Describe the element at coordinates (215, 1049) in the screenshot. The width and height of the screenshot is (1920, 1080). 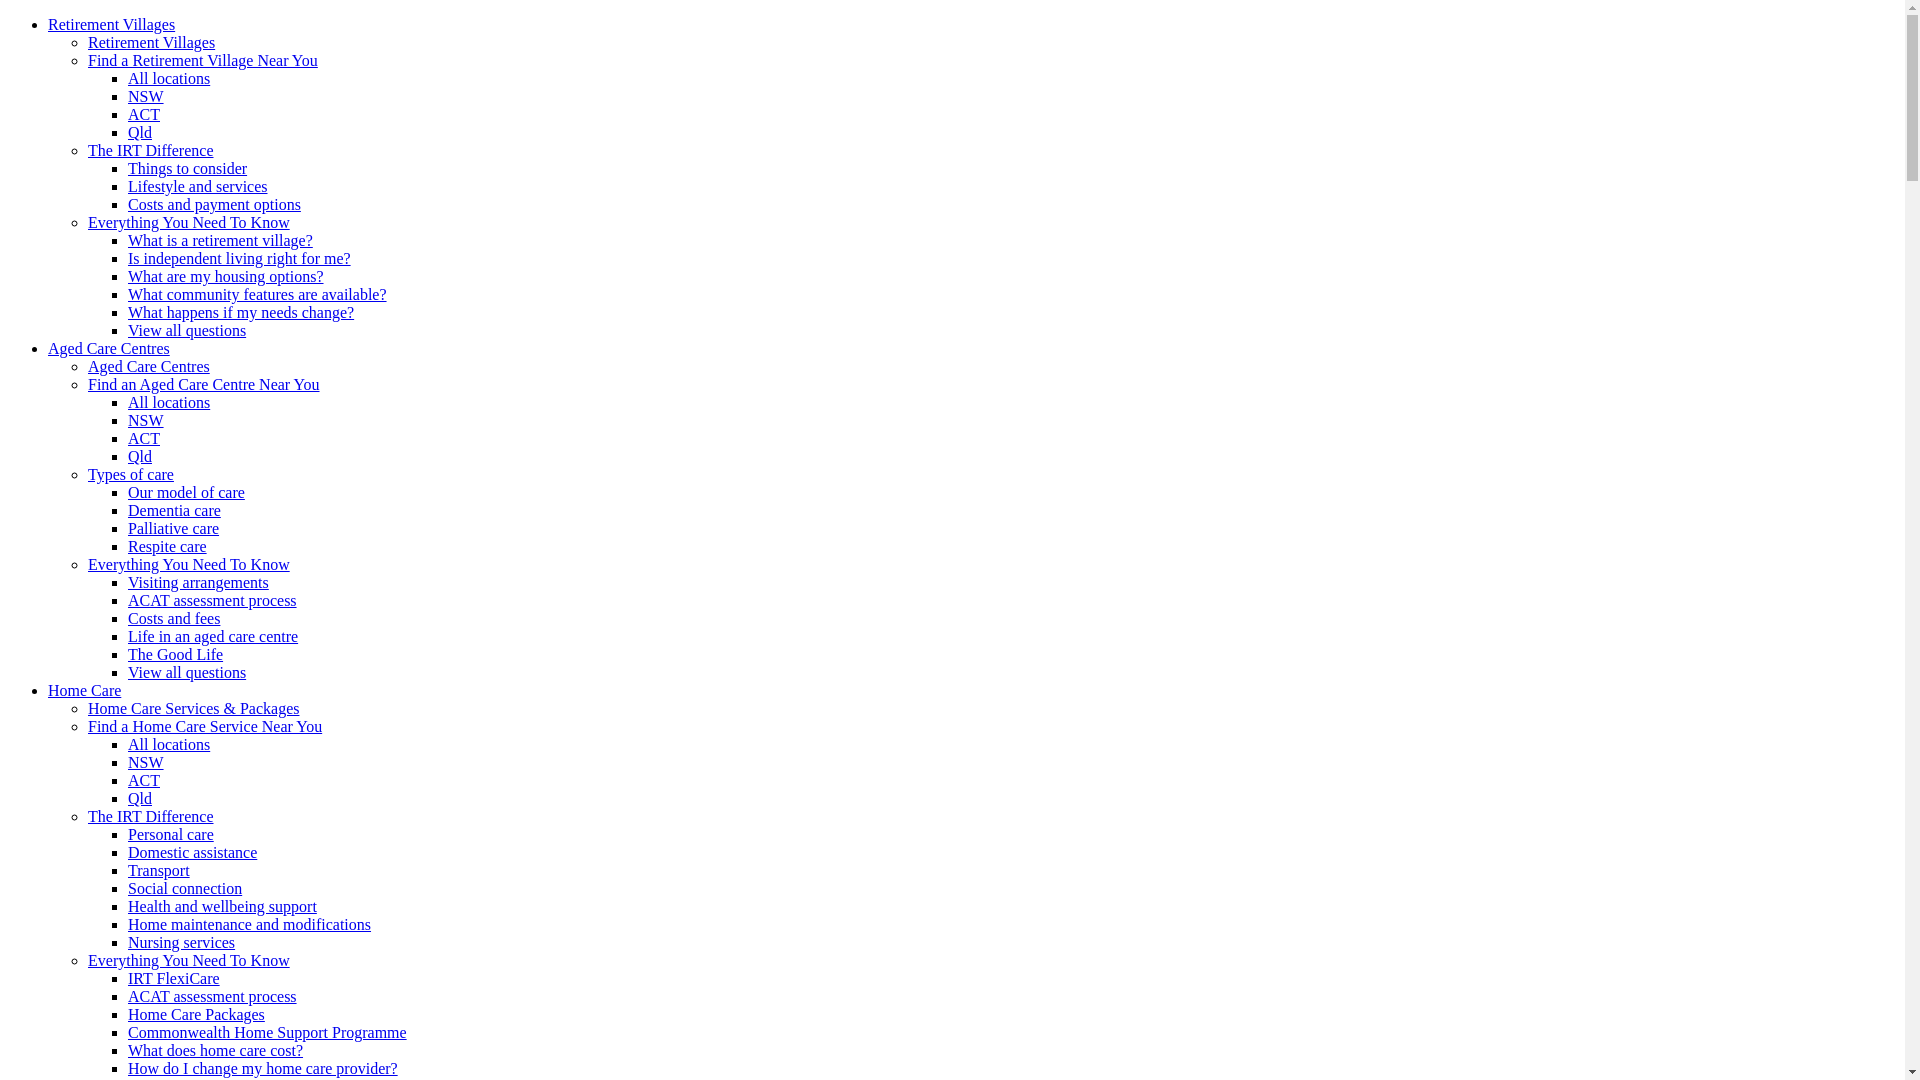
I see `'What does home care cost?'` at that location.